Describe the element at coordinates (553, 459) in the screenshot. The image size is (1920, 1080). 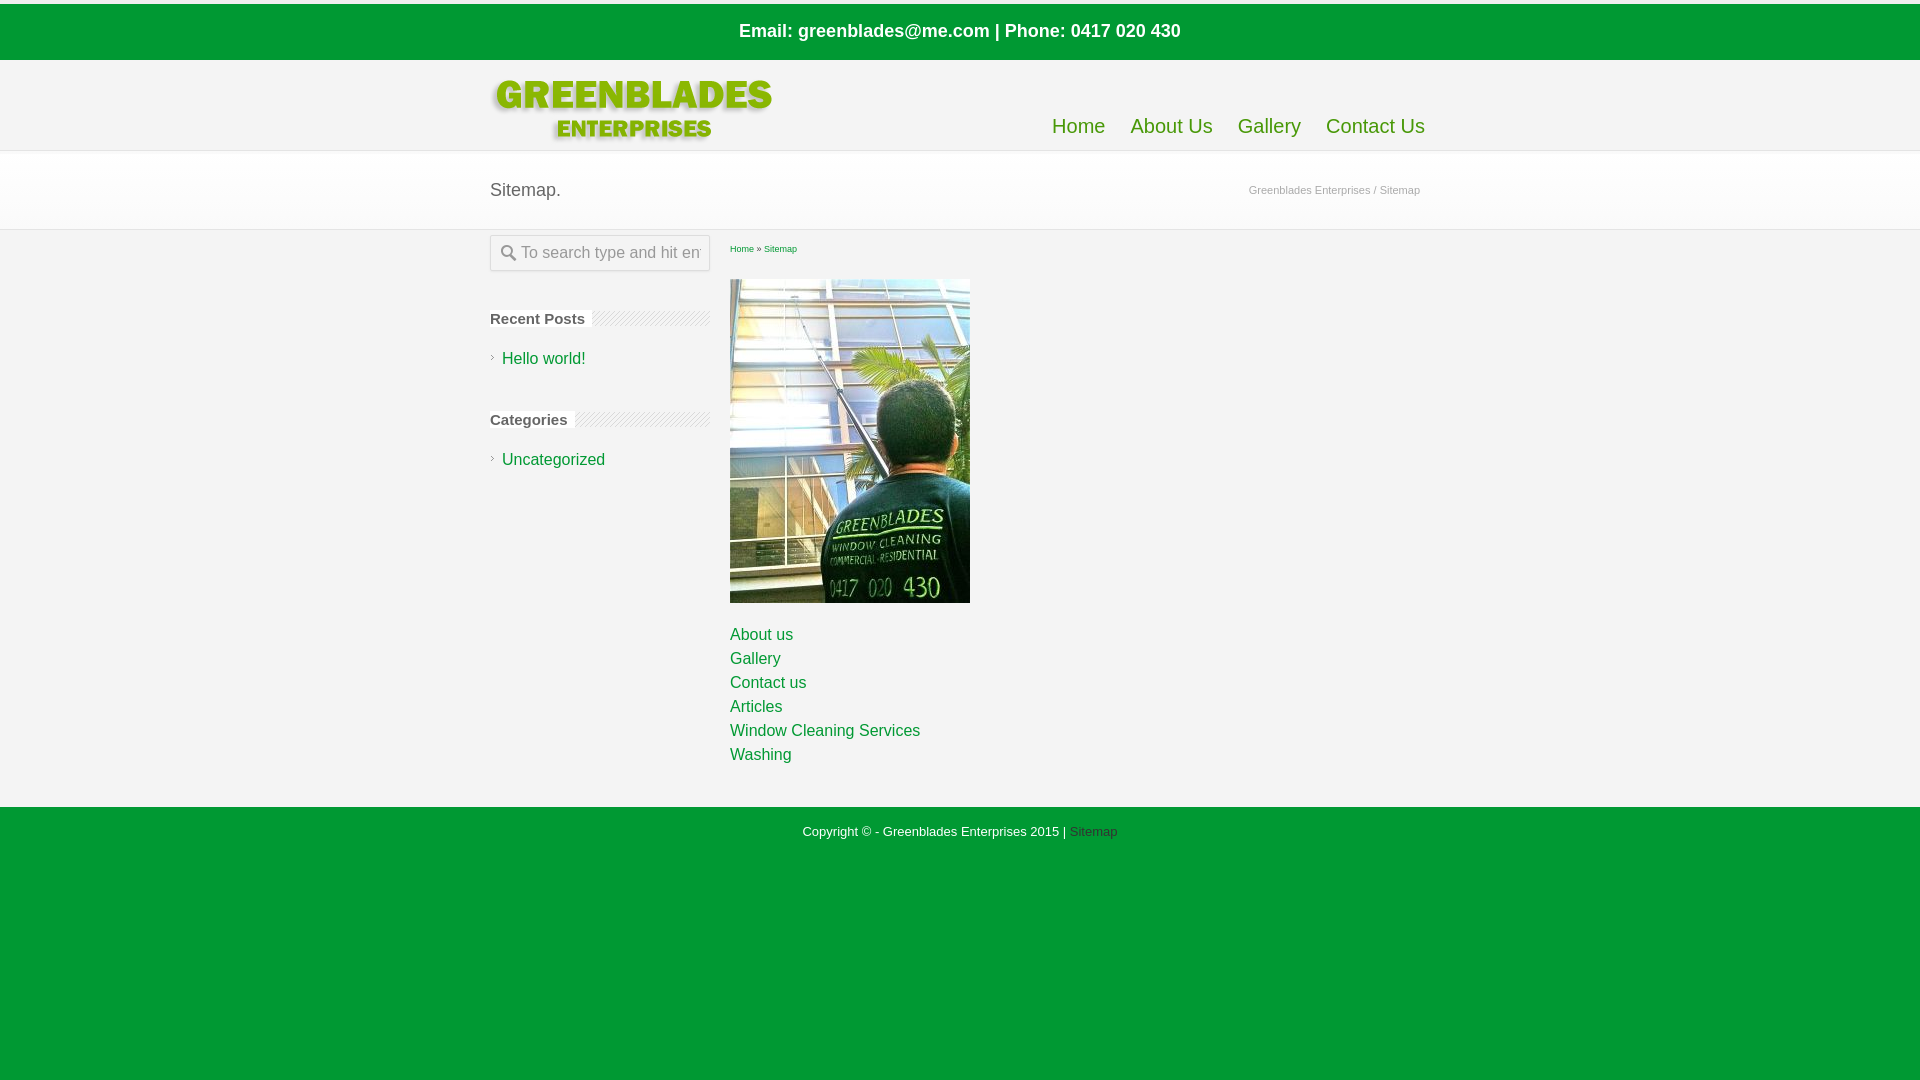
I see `'Uncategorized'` at that location.